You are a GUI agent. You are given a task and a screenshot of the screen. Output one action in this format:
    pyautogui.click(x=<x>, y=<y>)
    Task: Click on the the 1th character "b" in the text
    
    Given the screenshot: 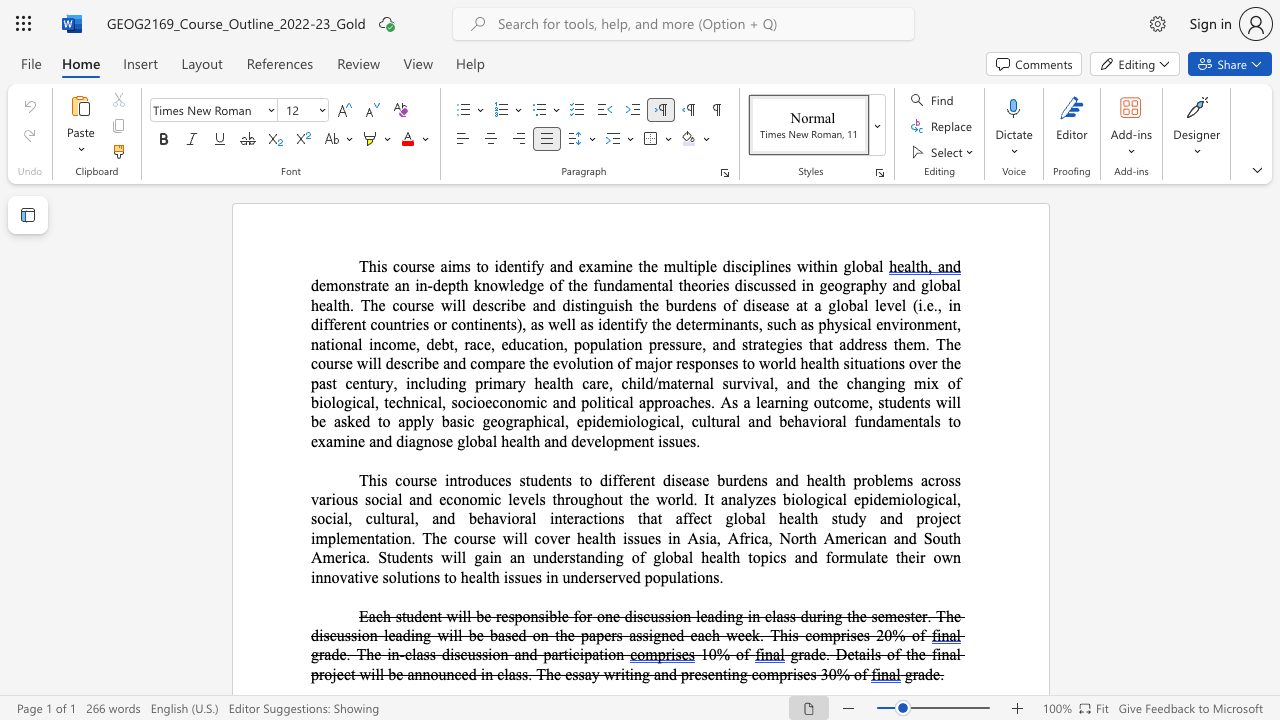 What is the action you would take?
    pyautogui.click(x=480, y=615)
    